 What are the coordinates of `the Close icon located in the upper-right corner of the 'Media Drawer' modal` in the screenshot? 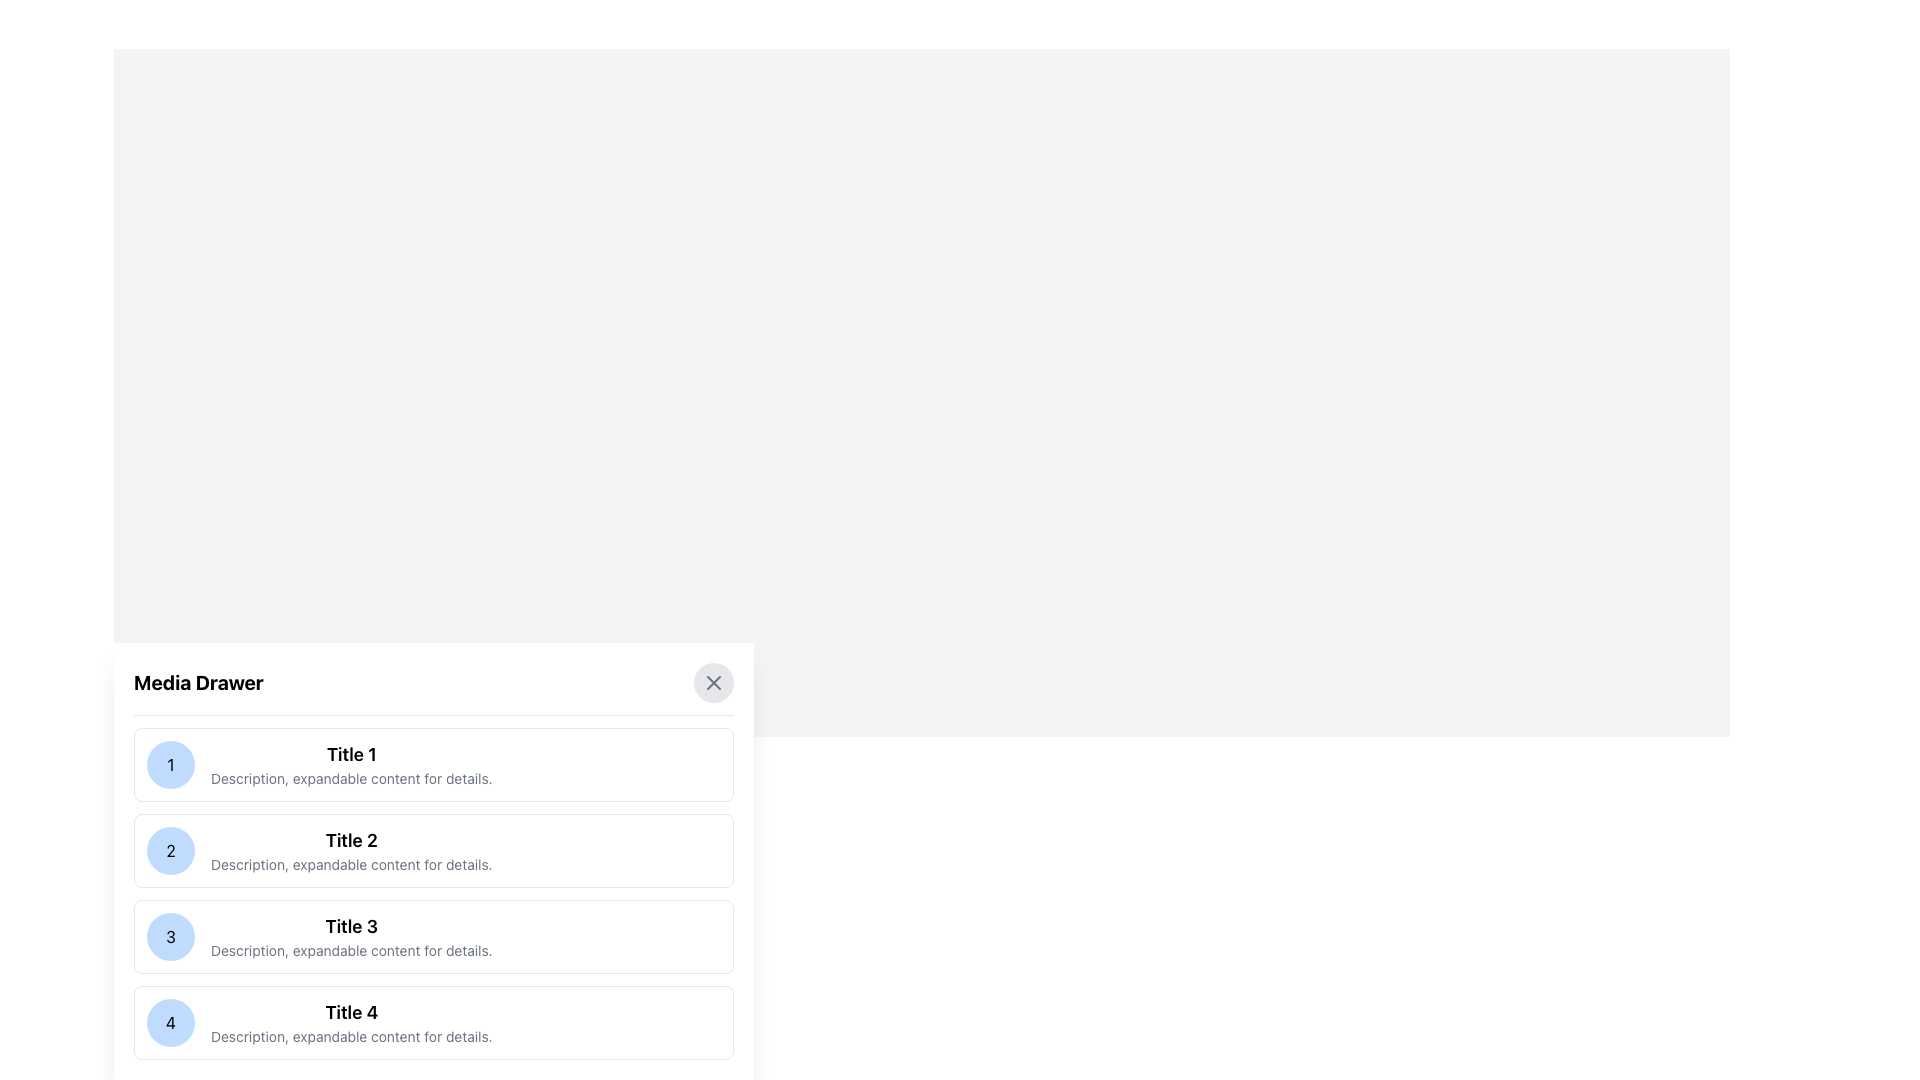 It's located at (714, 681).